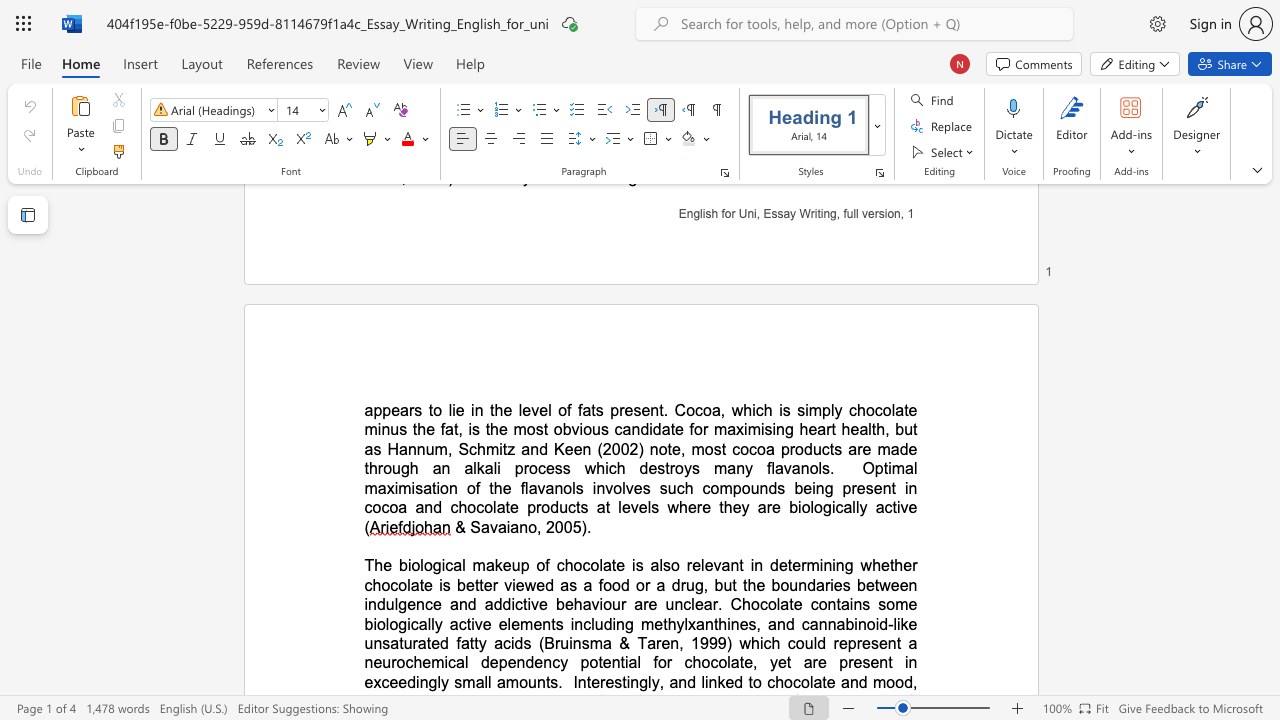  Describe the element at coordinates (364, 565) in the screenshot. I see `the subset text "The biological makeup of cho" within the text "The biological makeup of chocolate is also relevant in"` at that location.